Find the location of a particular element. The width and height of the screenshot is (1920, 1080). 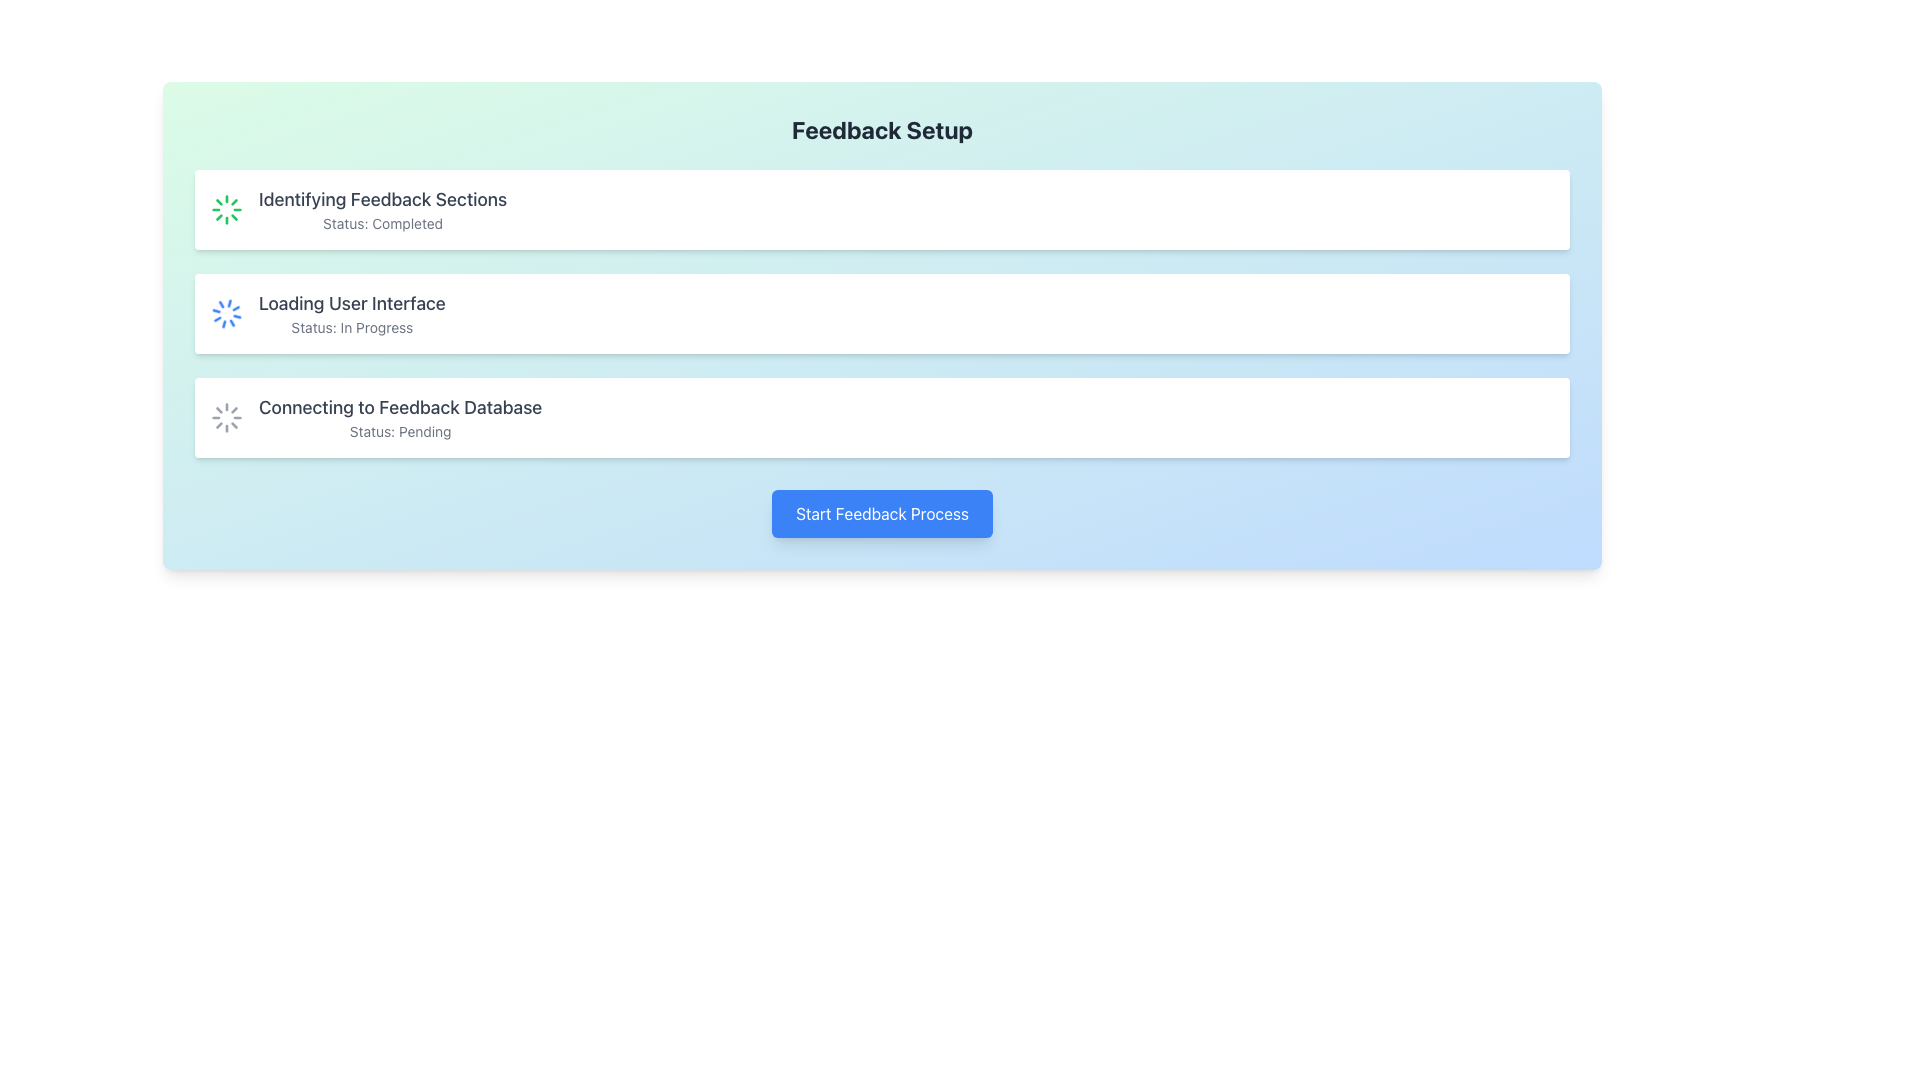

the static text display element that shows the title 'Loading User Interface' and subtitle 'Status: In Progress', which is the second item in a vertically stacked list of sections is located at coordinates (352, 313).